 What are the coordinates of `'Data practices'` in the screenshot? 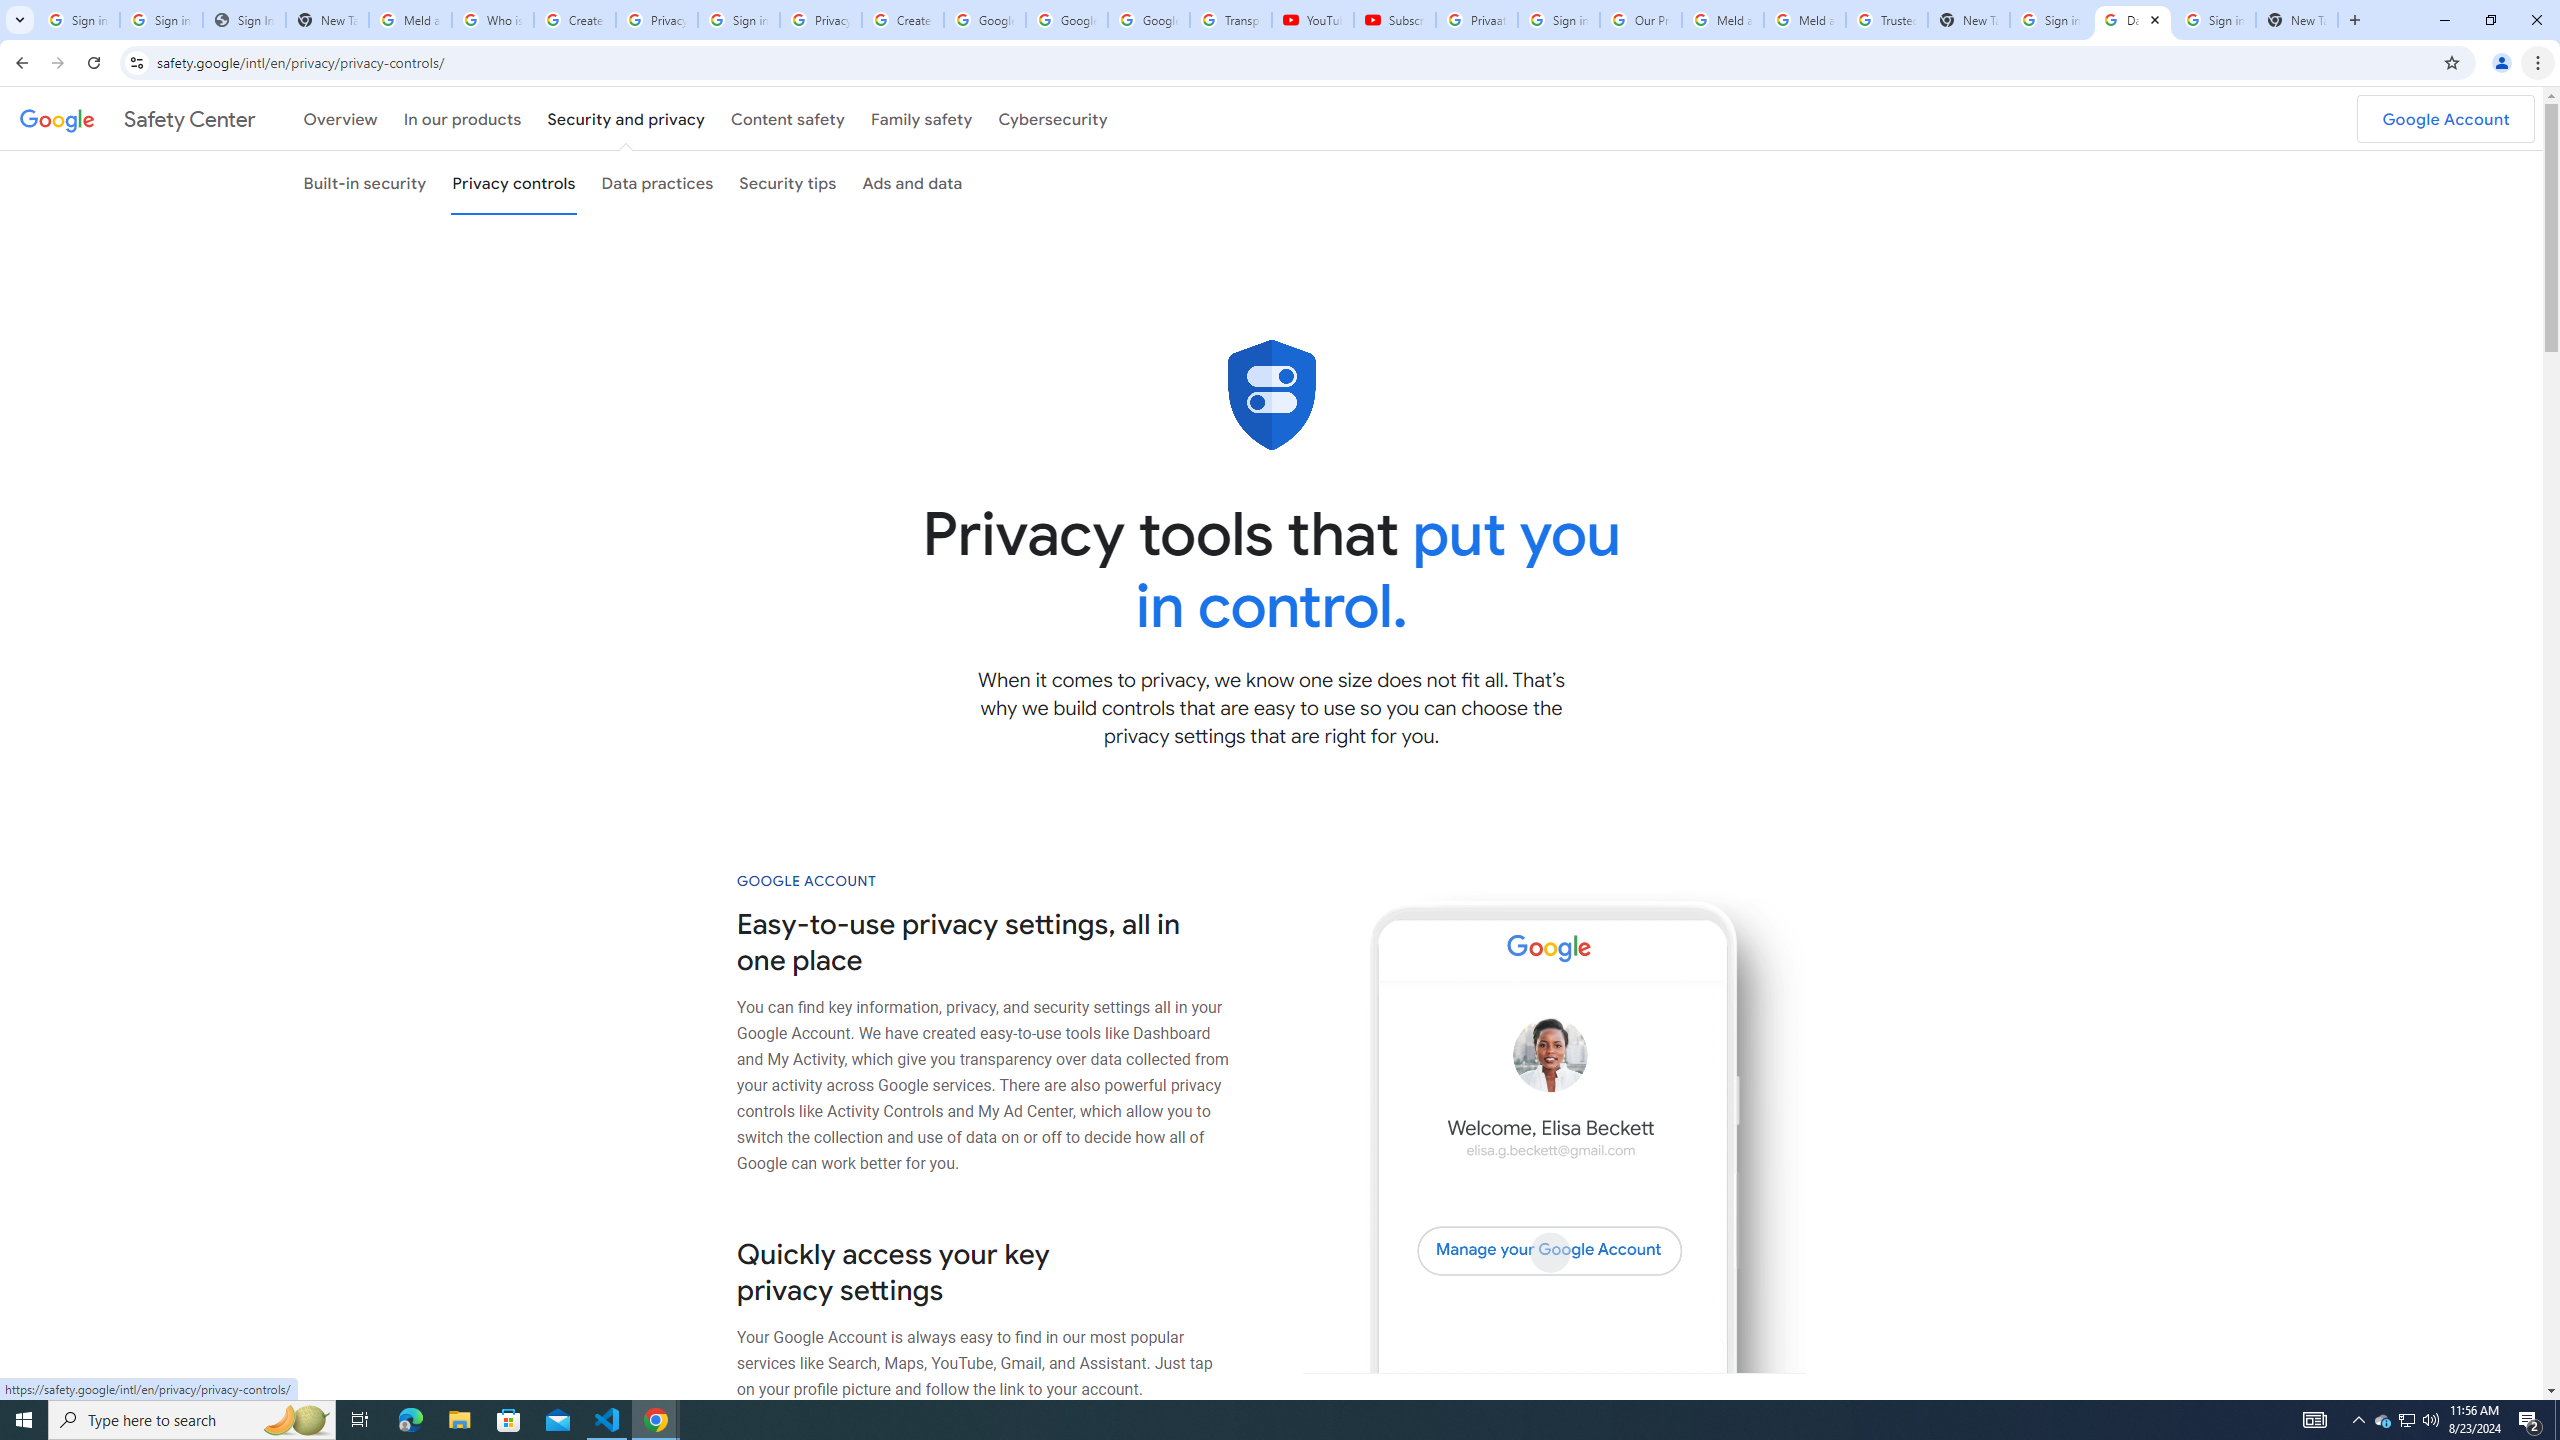 It's located at (656, 181).